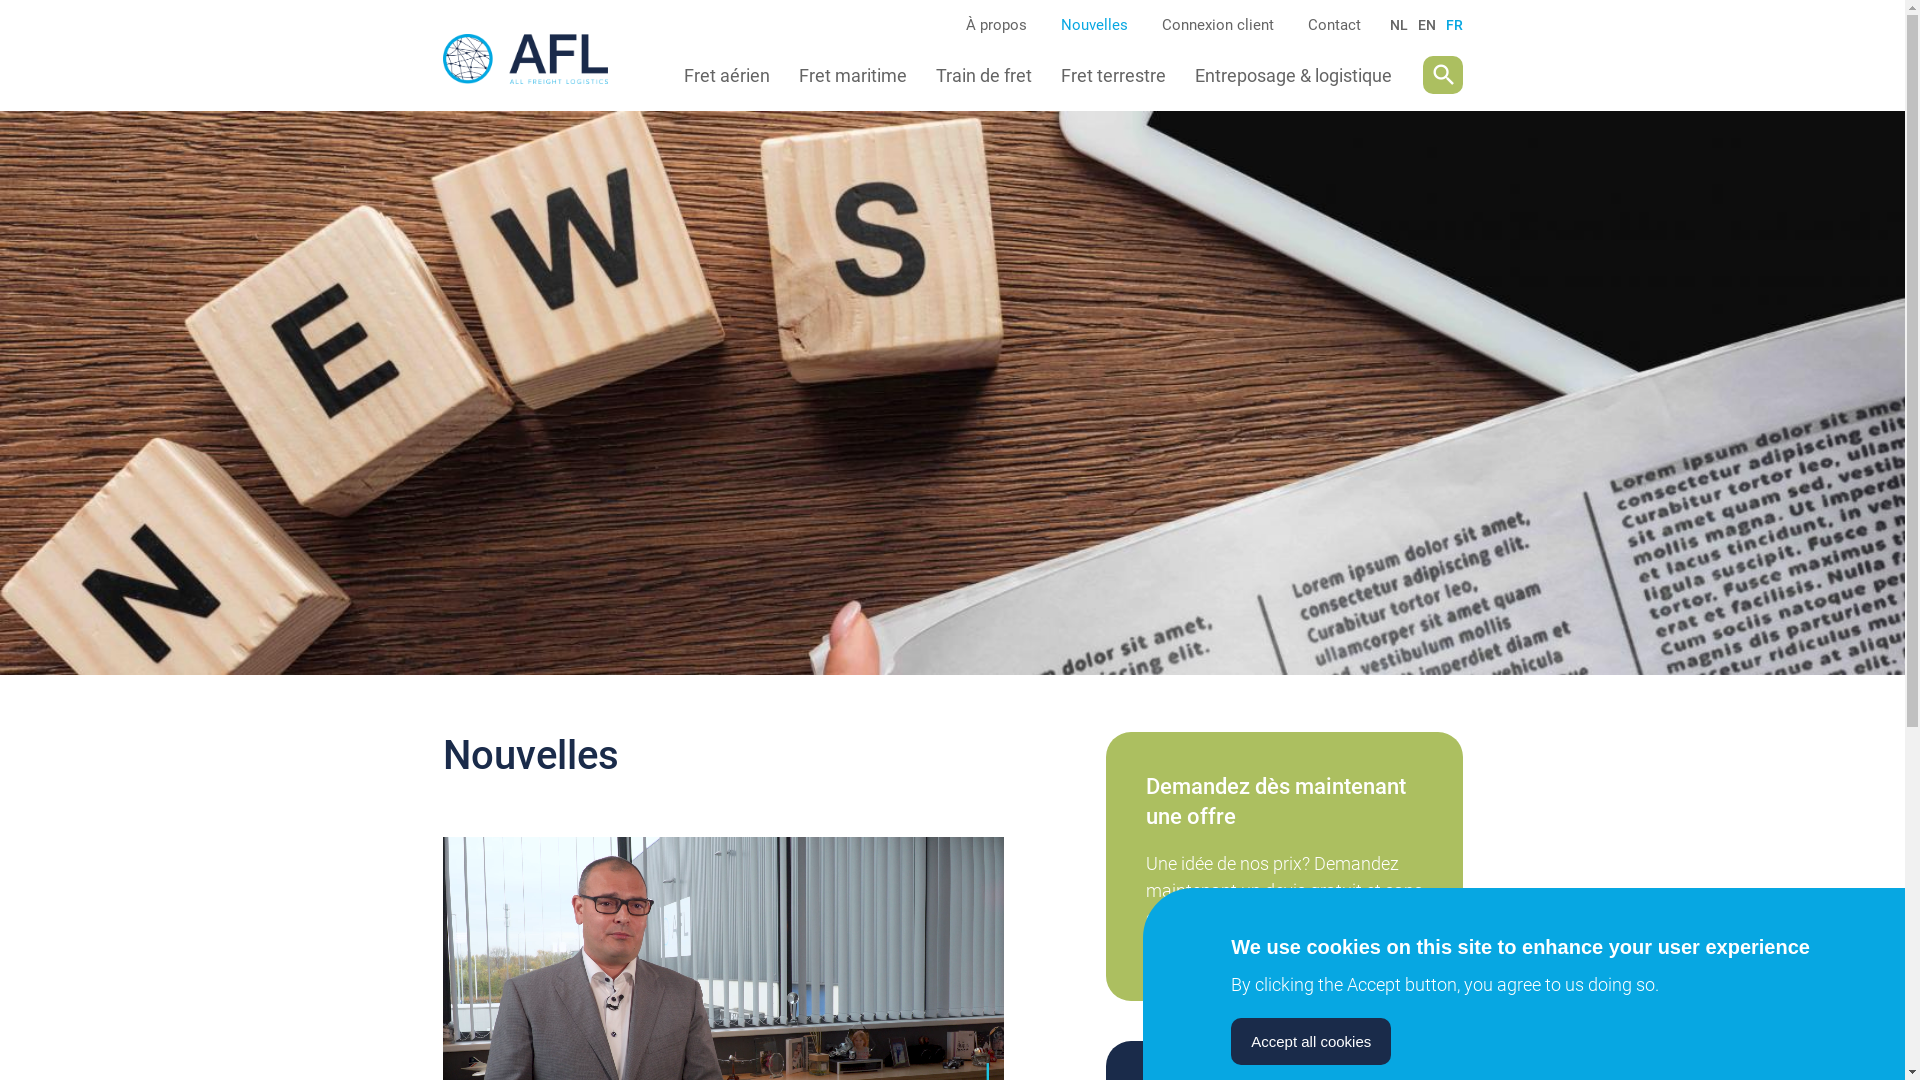 The width and height of the screenshot is (1920, 1080). Describe the element at coordinates (1334, 24) in the screenshot. I see `'Contact'` at that location.